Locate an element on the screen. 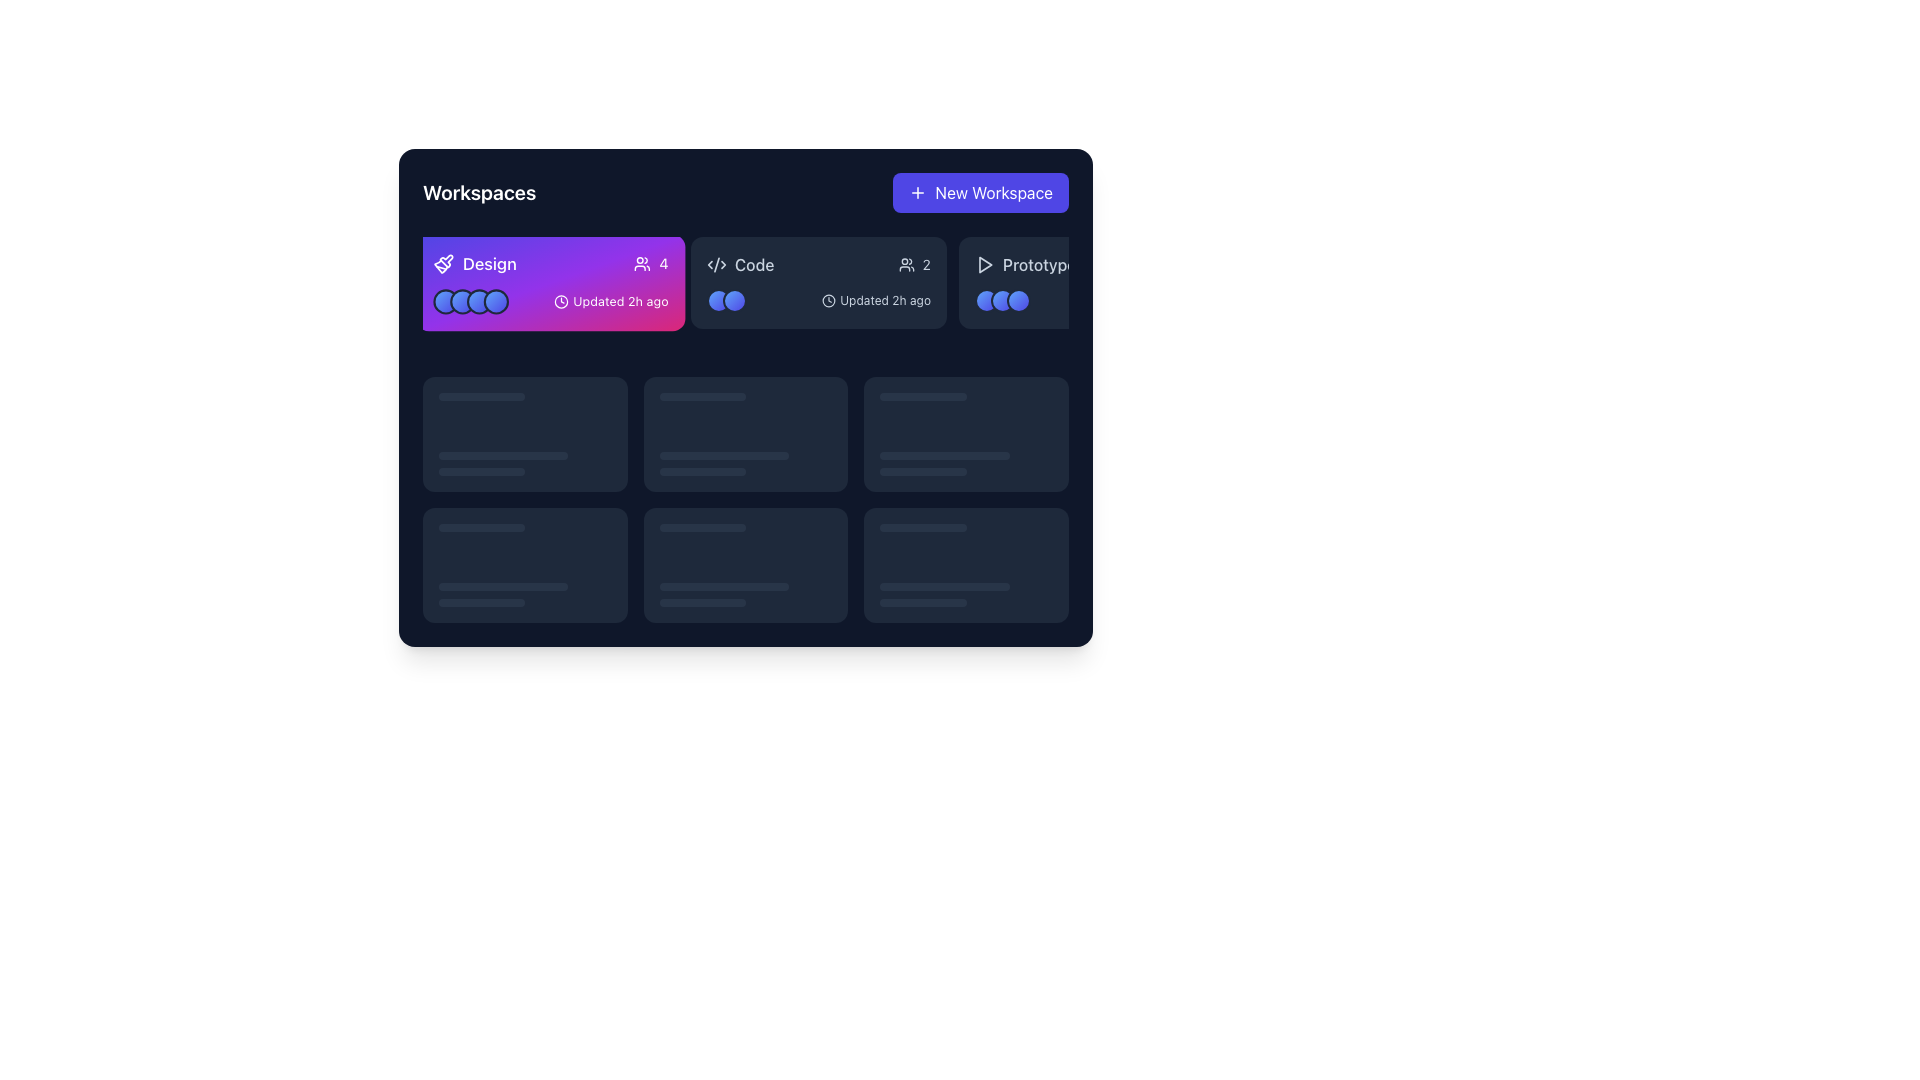 Image resolution: width=1920 pixels, height=1080 pixels. the loading indicator component, which consists of two vertically stacked bars with a pulse-like animation and dark slate color, positioned towards the bottom-right quadrant of the interface is located at coordinates (525, 594).